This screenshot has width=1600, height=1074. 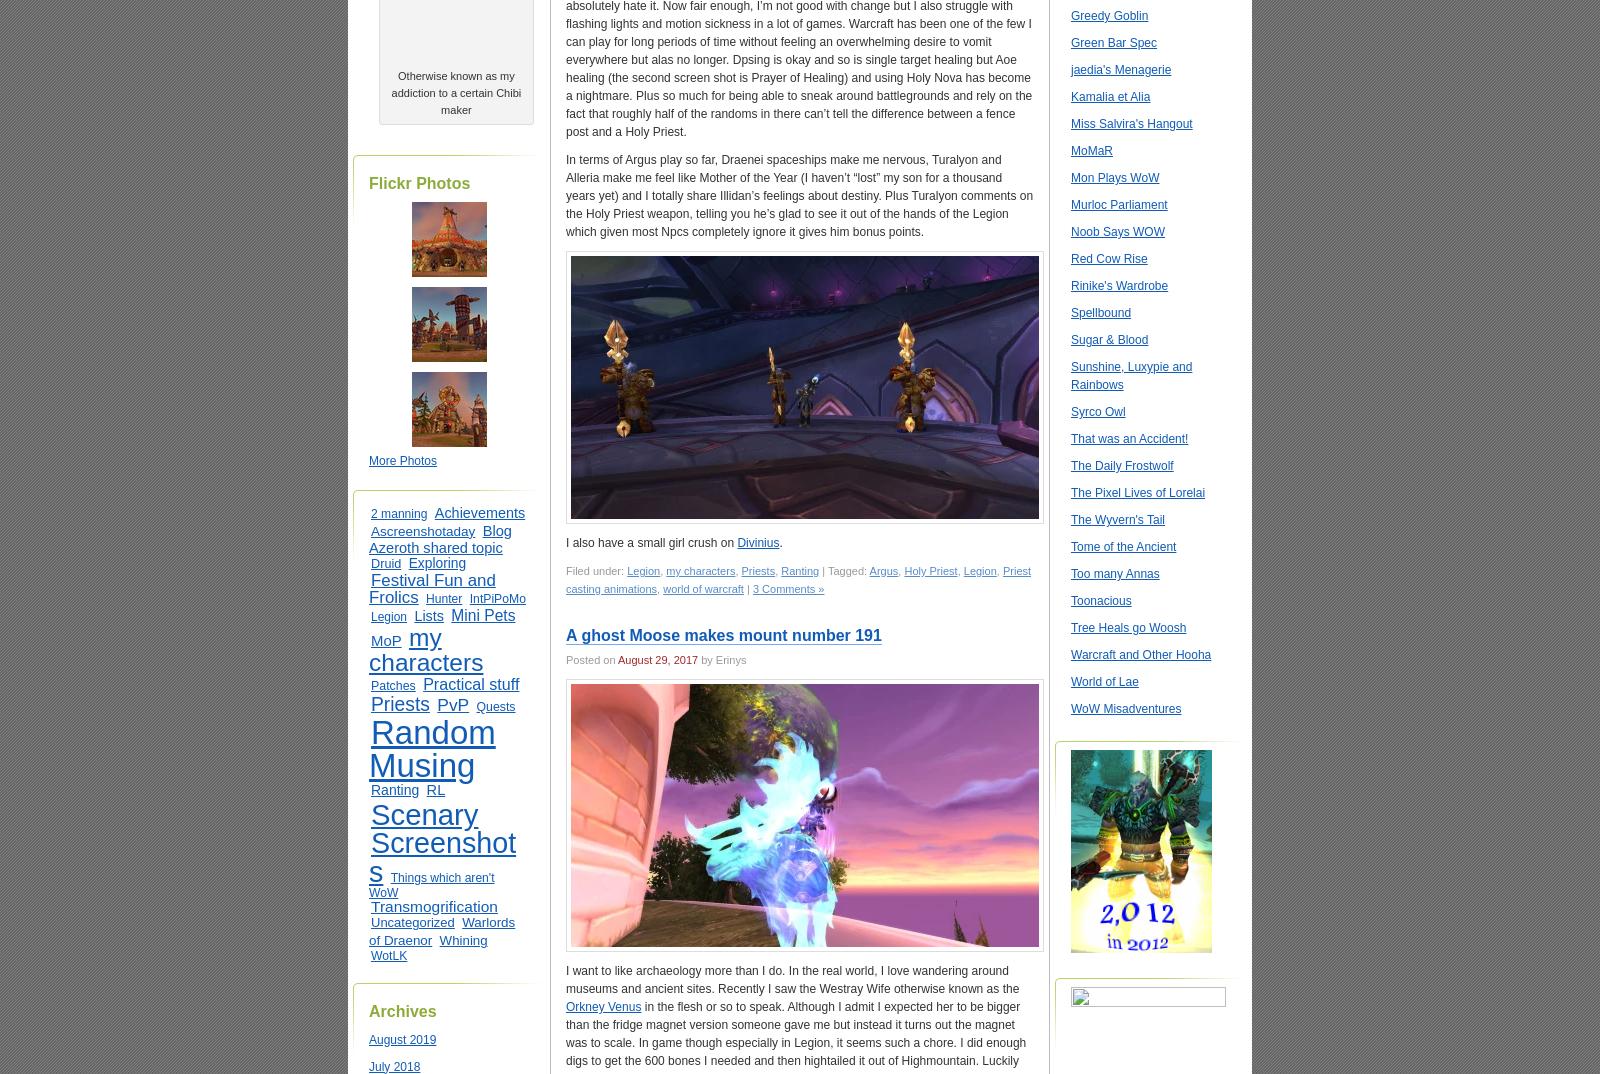 I want to click on 'Druid', so click(x=385, y=562).